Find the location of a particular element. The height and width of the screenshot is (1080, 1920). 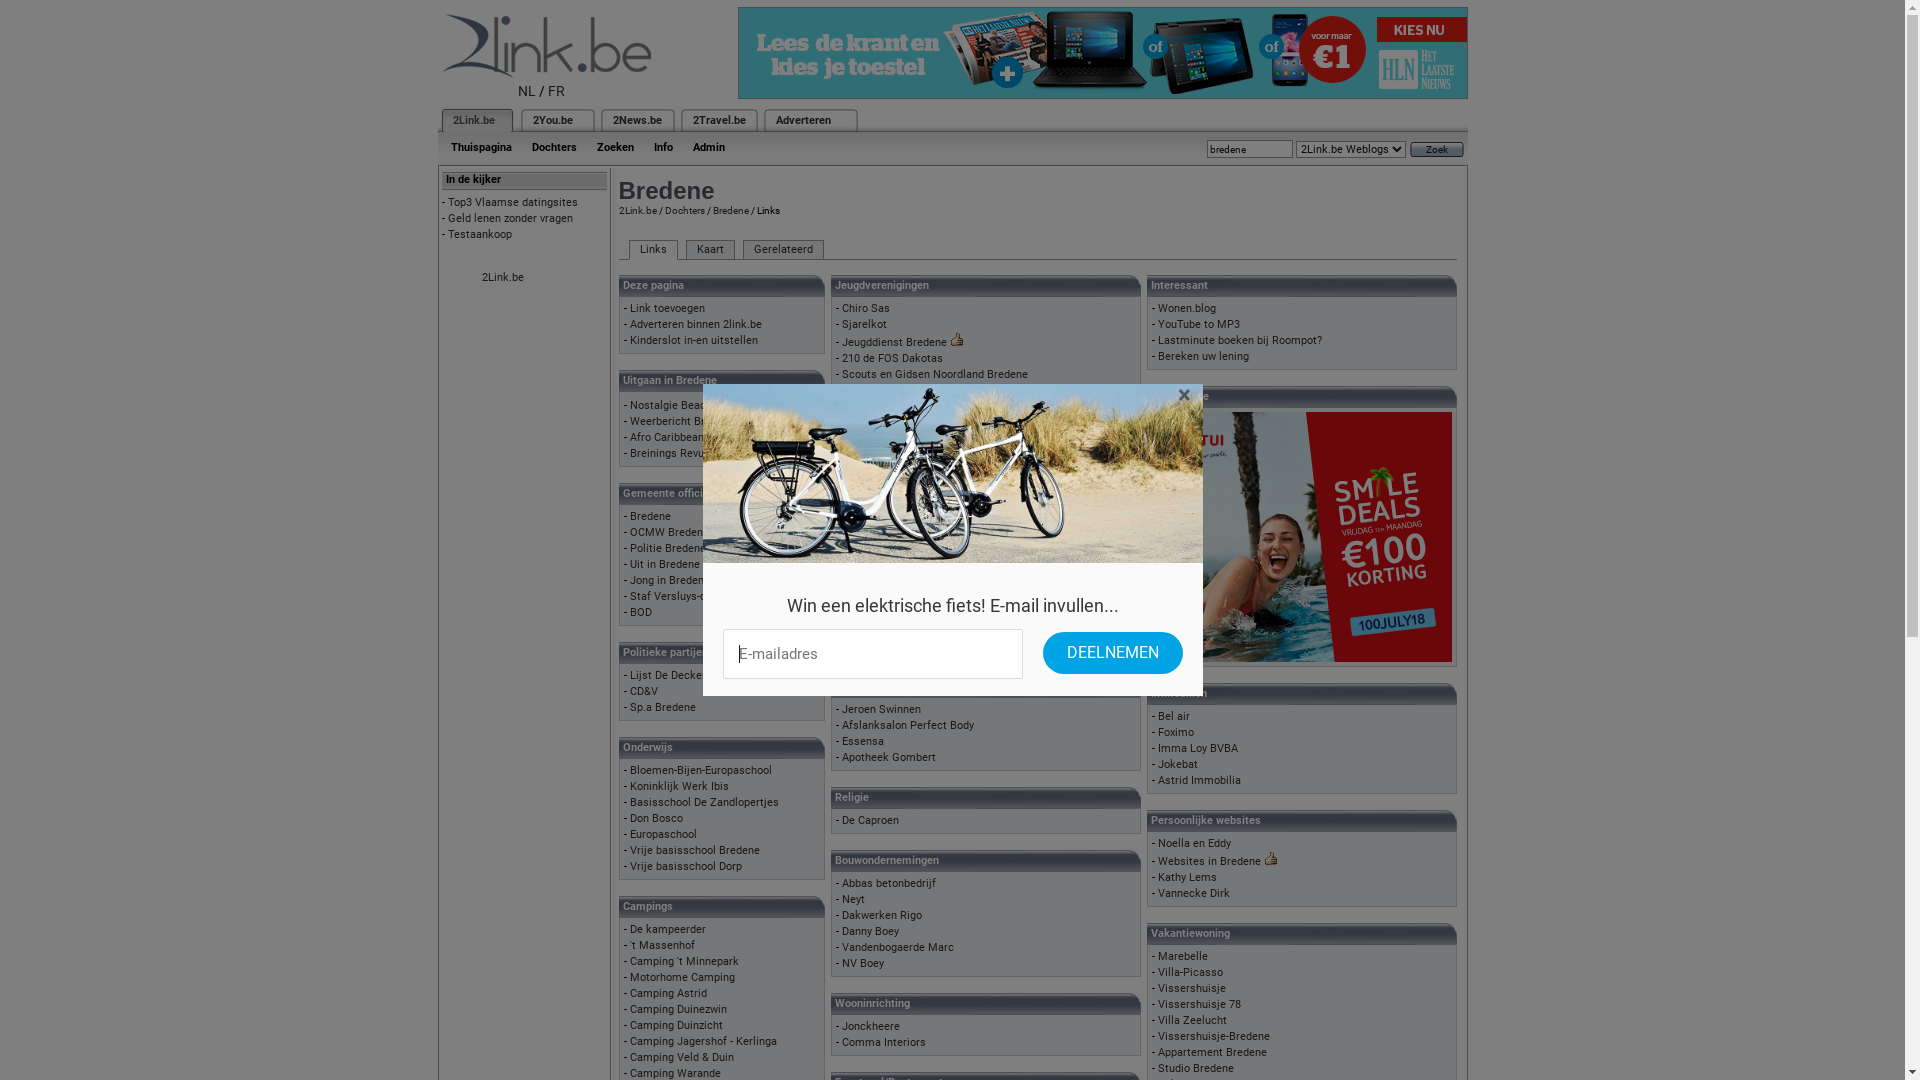

'Lijst De Decker' is located at coordinates (667, 675).